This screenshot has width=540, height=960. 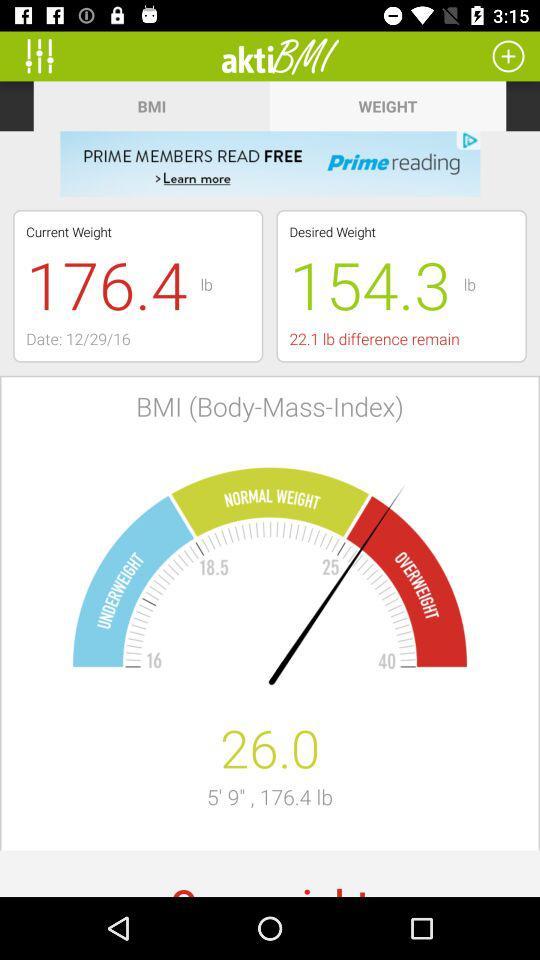 I want to click on this is an advertisement to direct you to amazon prime reading membership sign up, so click(x=270, y=163).